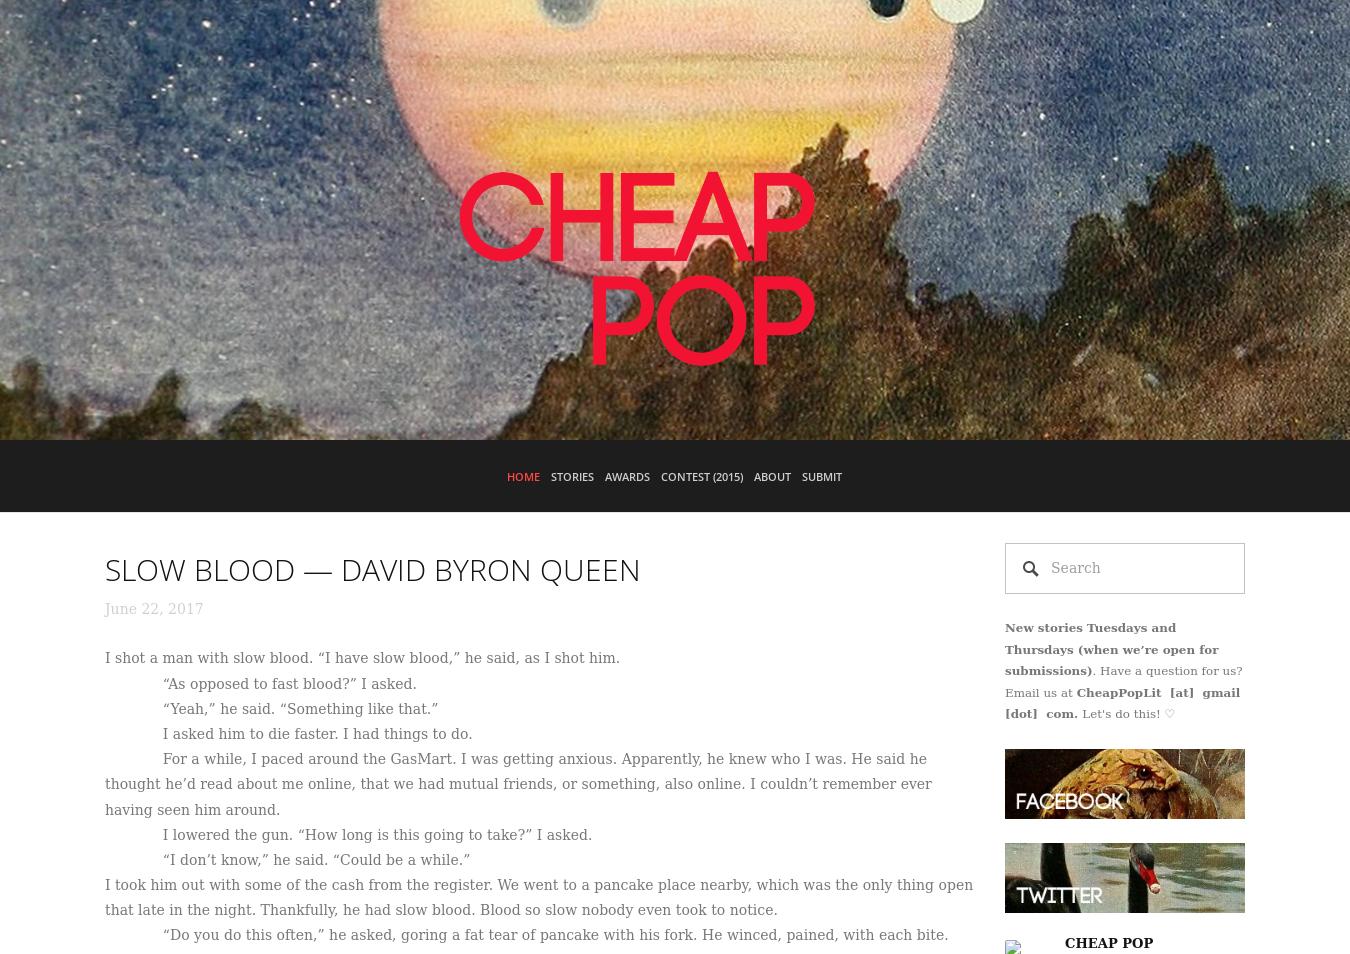 The image size is (1350, 954). I want to click on 'For a while, I paced around the GasMart. I was getting anxious. Apparently, he knew who I was. He said he thought he’d read about me online, that we had mutual friends, or something, also online. I couldn’t remember ever having seen him around.', so click(516, 783).